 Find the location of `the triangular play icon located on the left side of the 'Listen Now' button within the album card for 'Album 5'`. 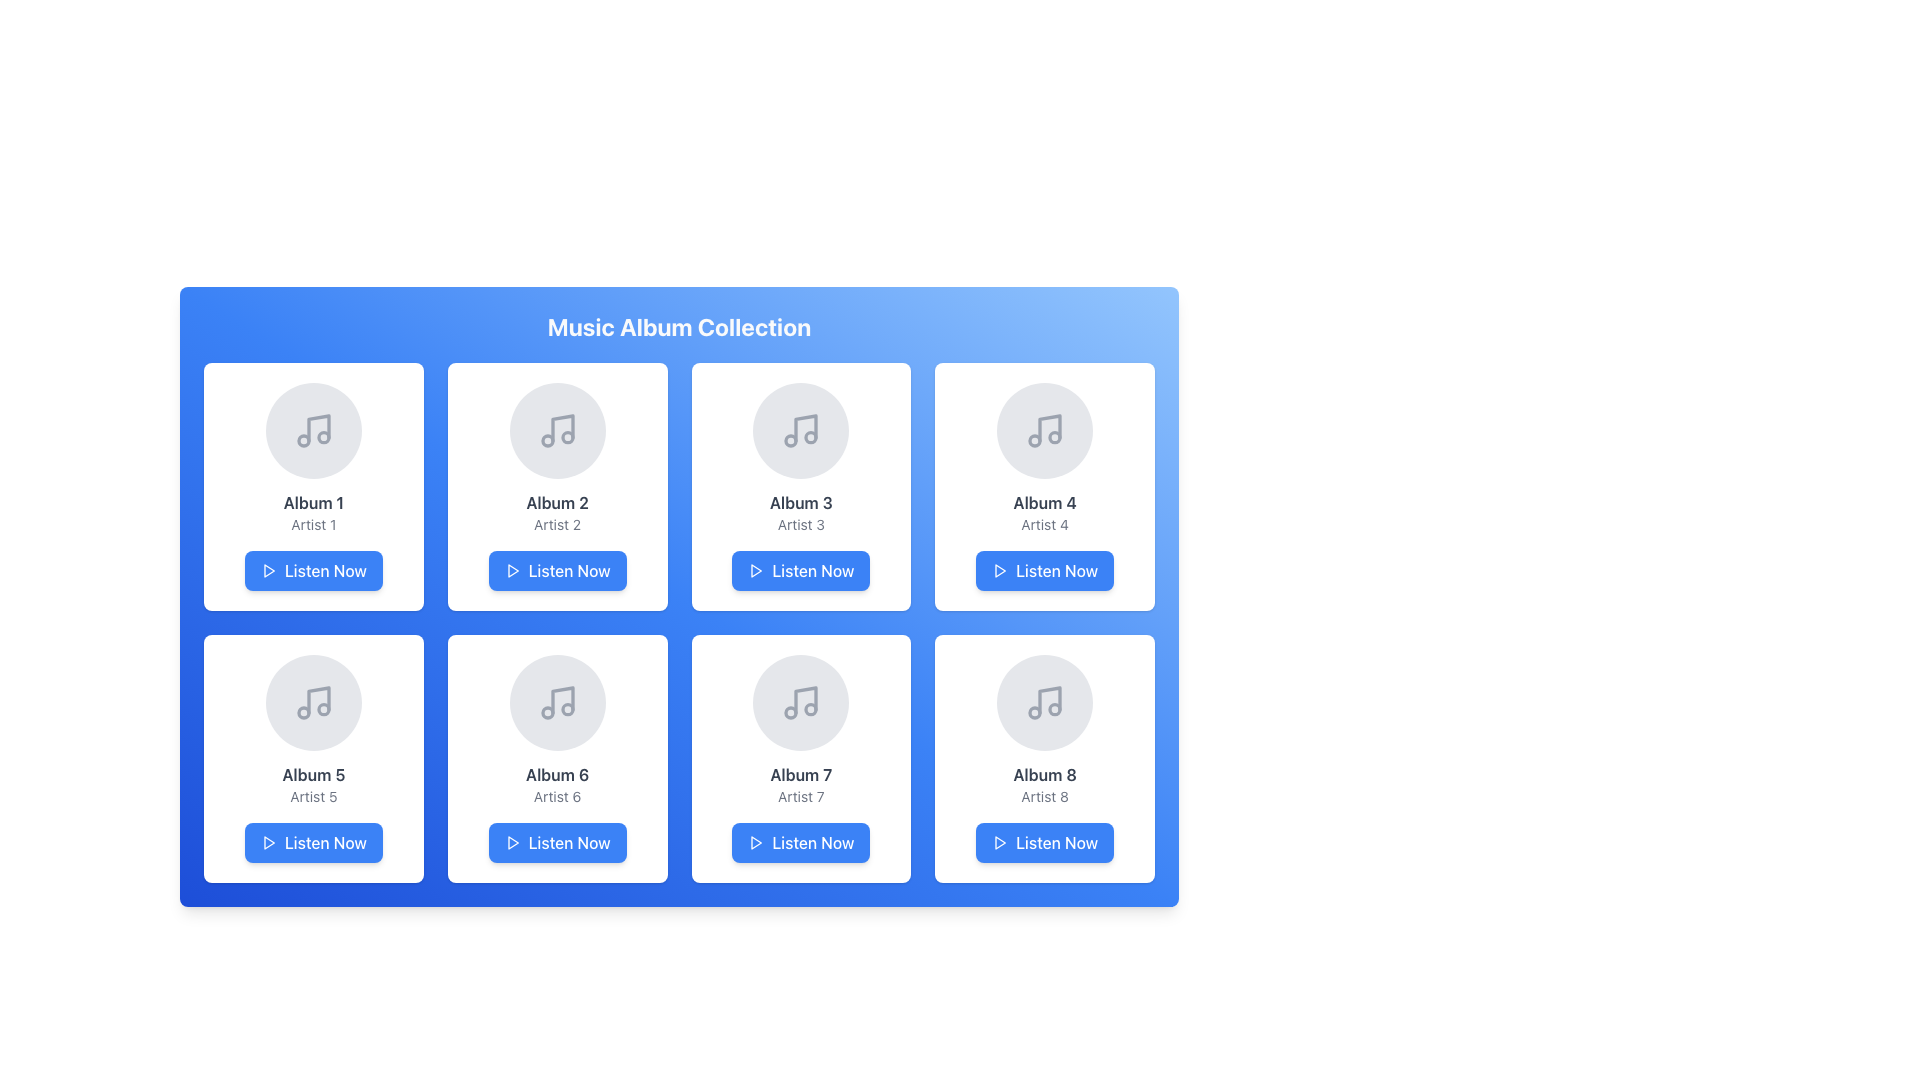

the triangular play icon located on the left side of the 'Listen Now' button within the album card for 'Album 5' is located at coordinates (268, 843).